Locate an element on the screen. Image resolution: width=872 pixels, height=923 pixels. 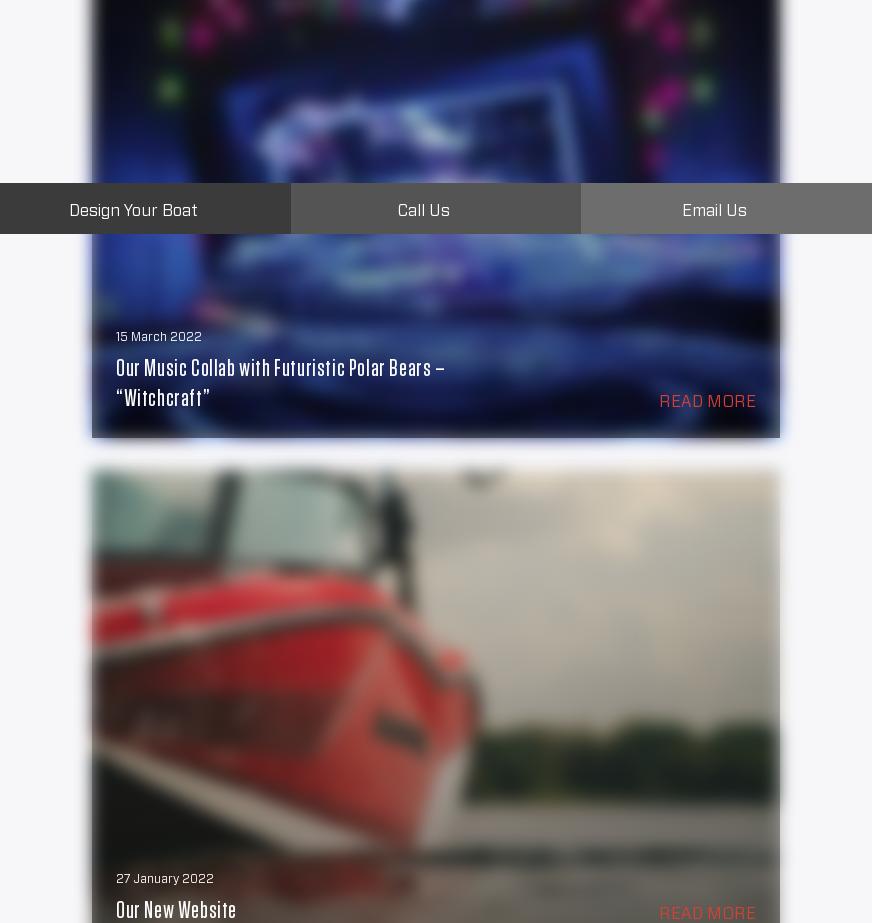
'27 January 2022' is located at coordinates (164, 877).